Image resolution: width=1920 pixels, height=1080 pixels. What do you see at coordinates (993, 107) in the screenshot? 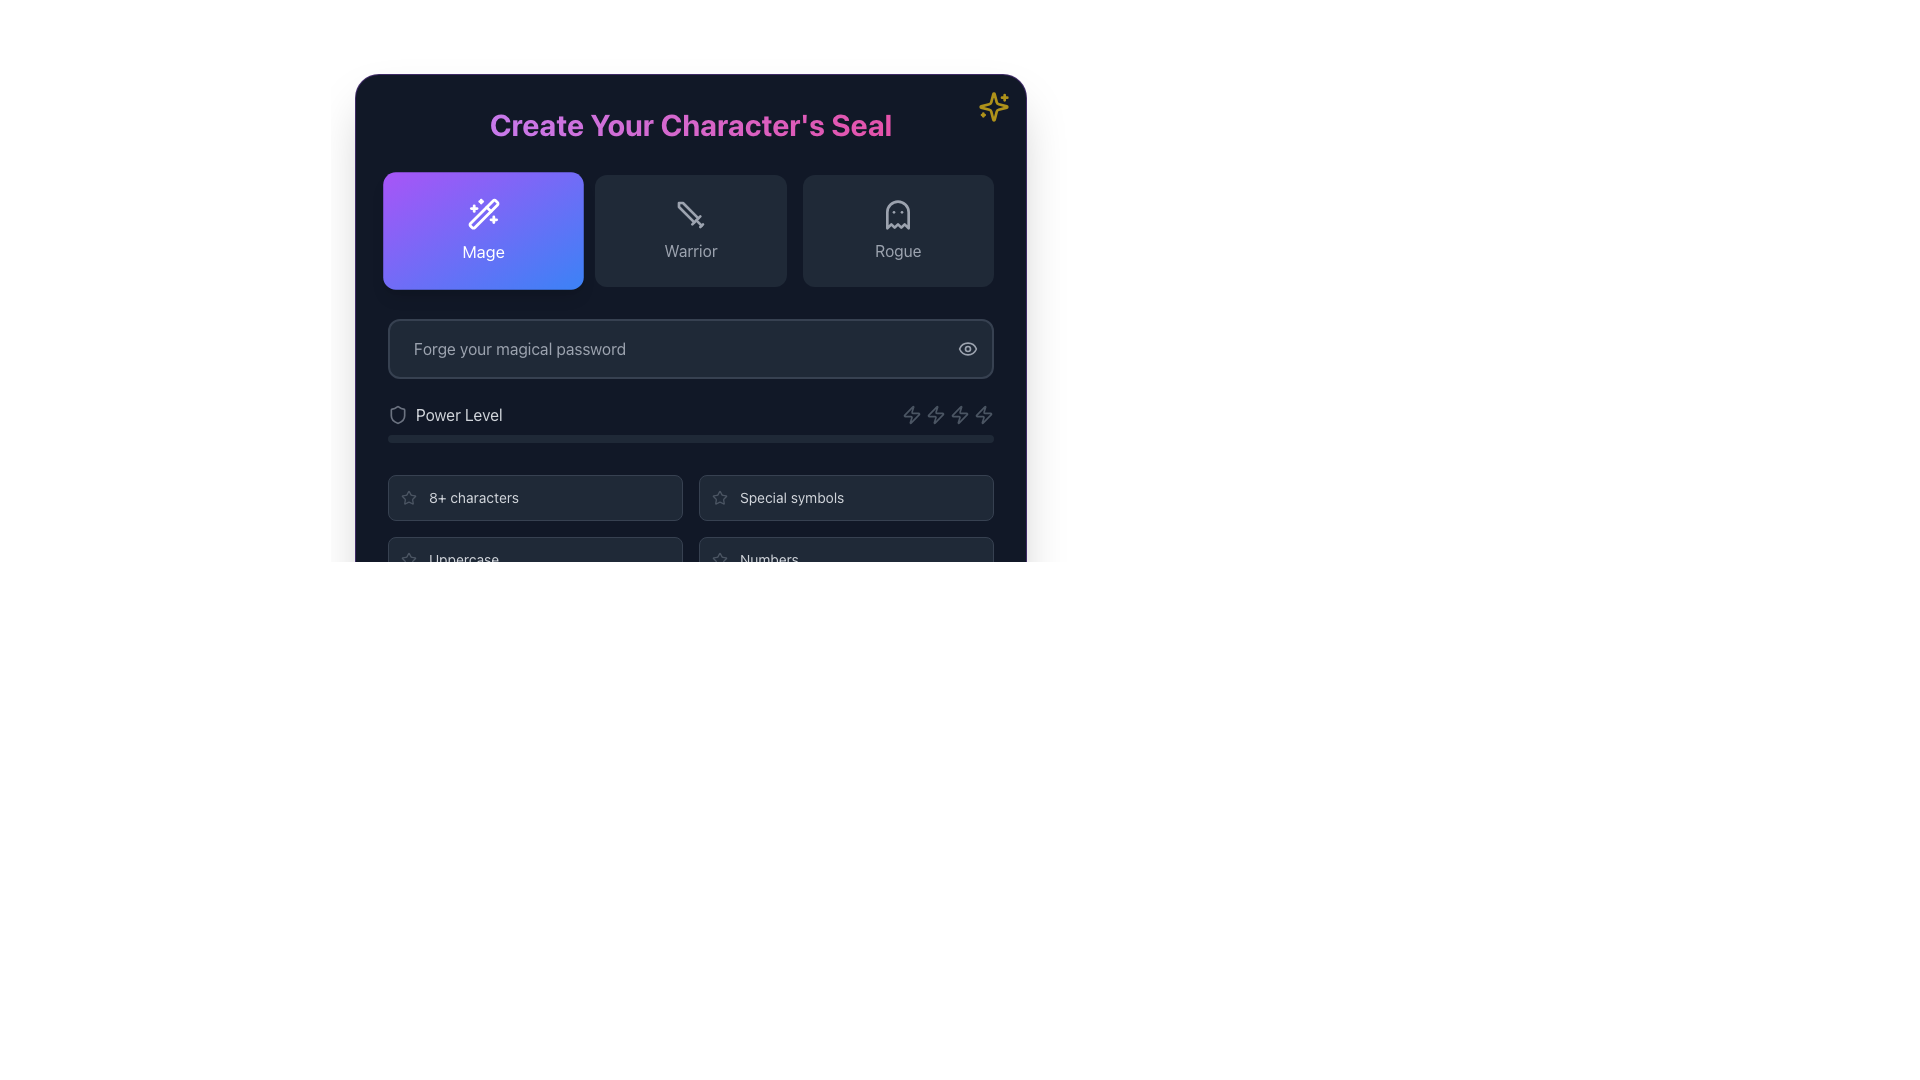
I see `the Decorative Icon, which is a sparkly star styled with yellow coloring and pulsating animation, located in the upper-right corner outside the main title box of 'Create Your Character's Seal'` at bounding box center [993, 107].